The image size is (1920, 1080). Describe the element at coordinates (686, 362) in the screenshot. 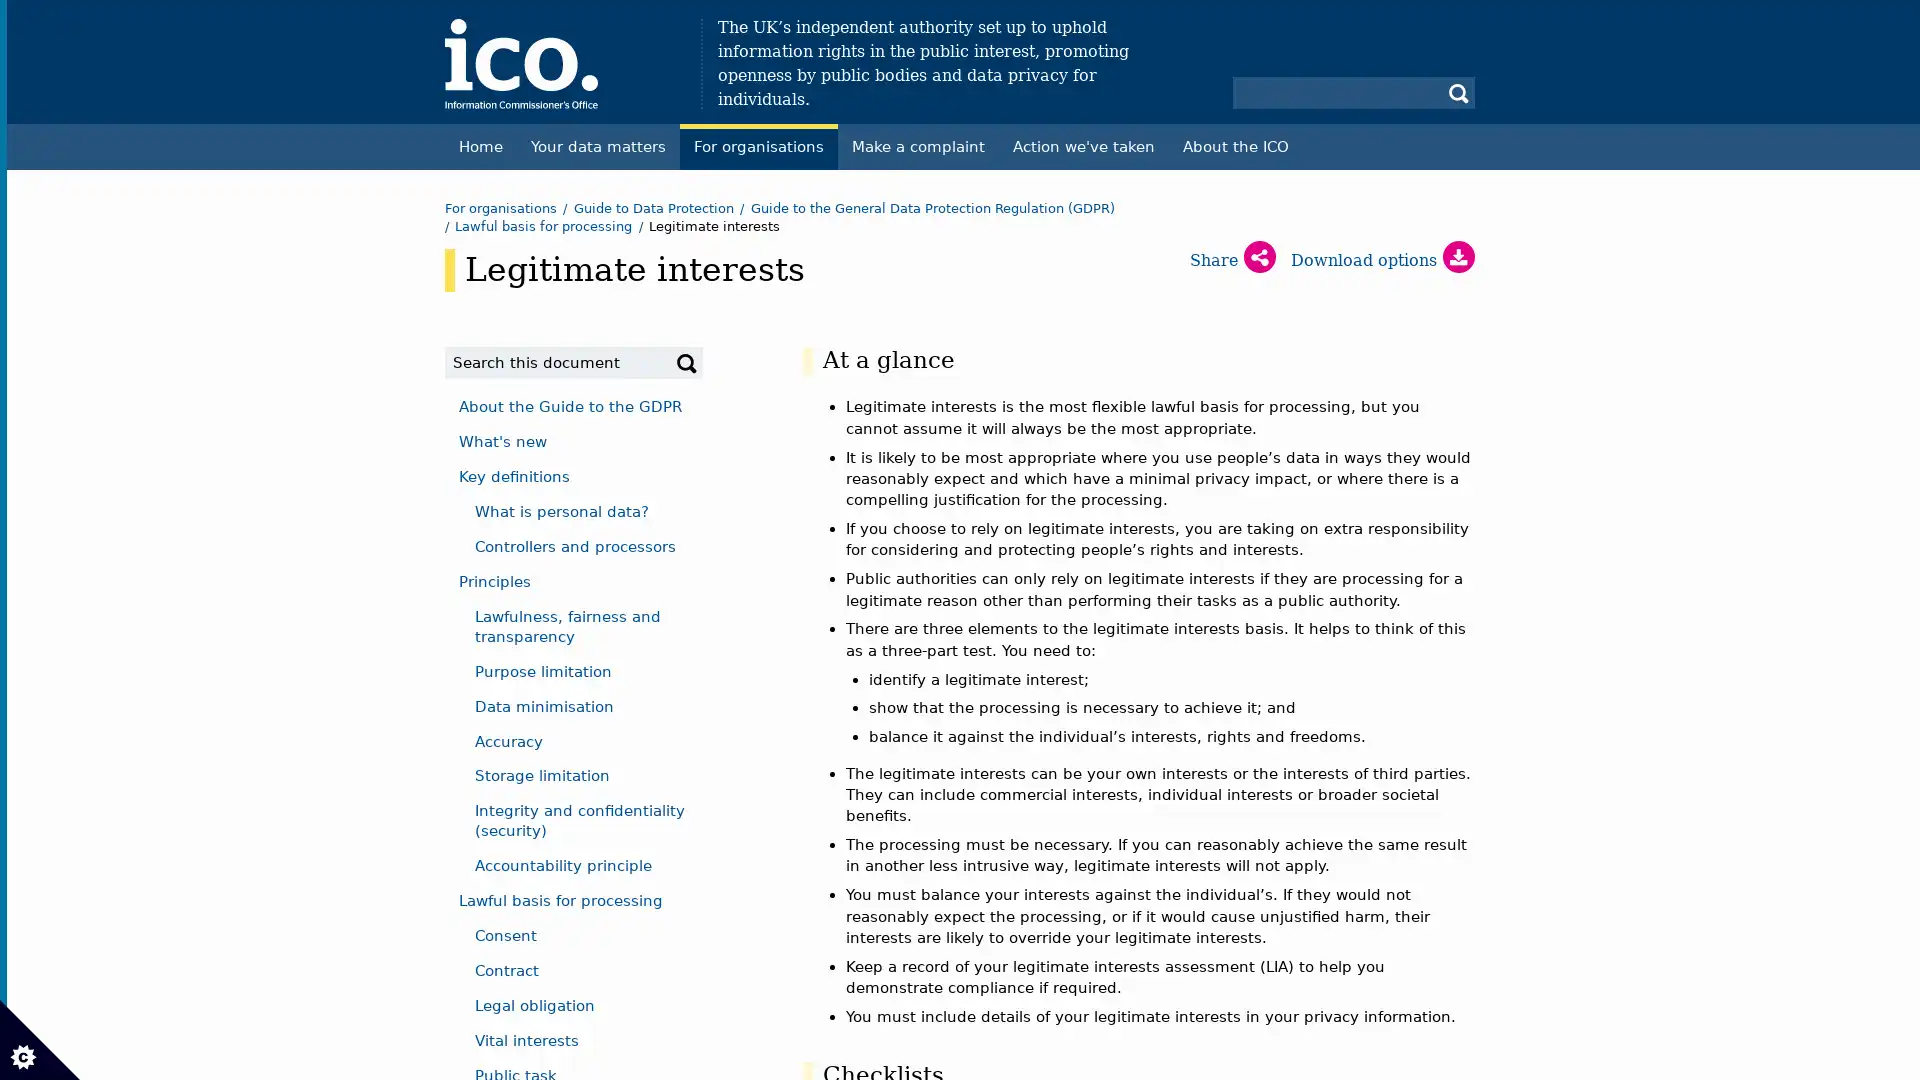

I see `Search` at that location.